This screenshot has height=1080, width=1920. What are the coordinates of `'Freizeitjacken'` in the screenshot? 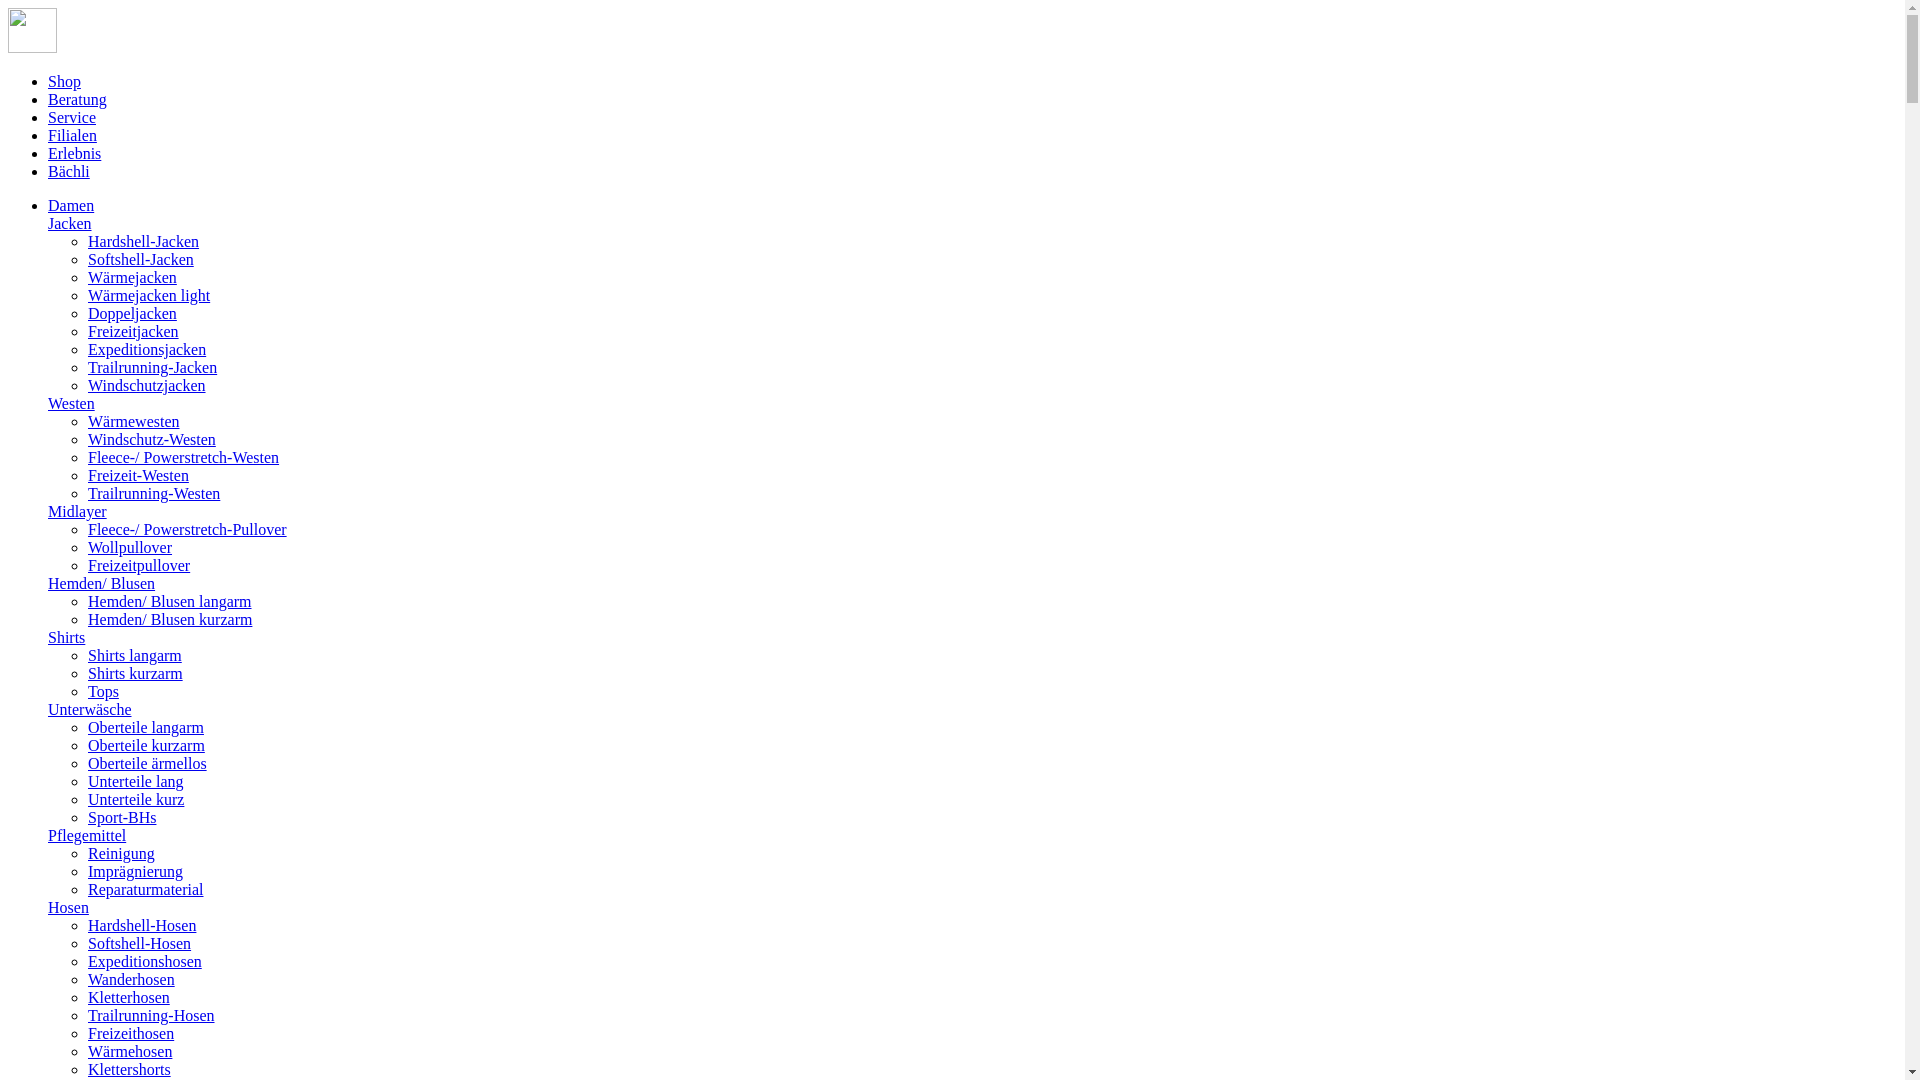 It's located at (132, 330).